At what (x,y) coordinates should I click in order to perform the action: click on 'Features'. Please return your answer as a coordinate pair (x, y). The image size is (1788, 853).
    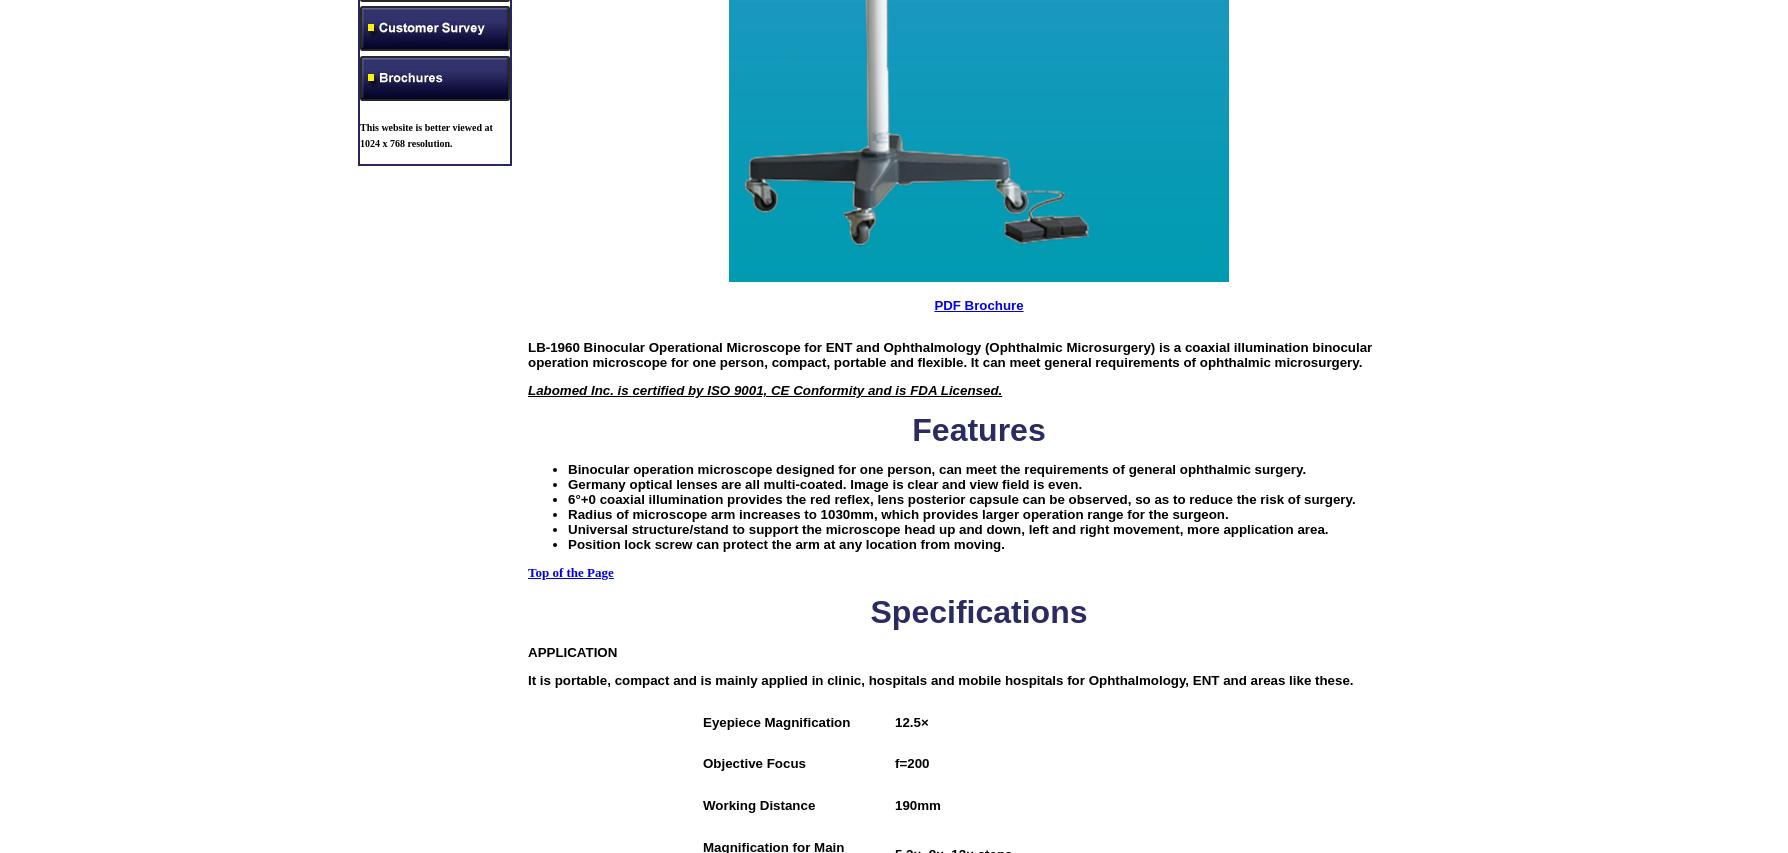
    Looking at the image, I should click on (912, 428).